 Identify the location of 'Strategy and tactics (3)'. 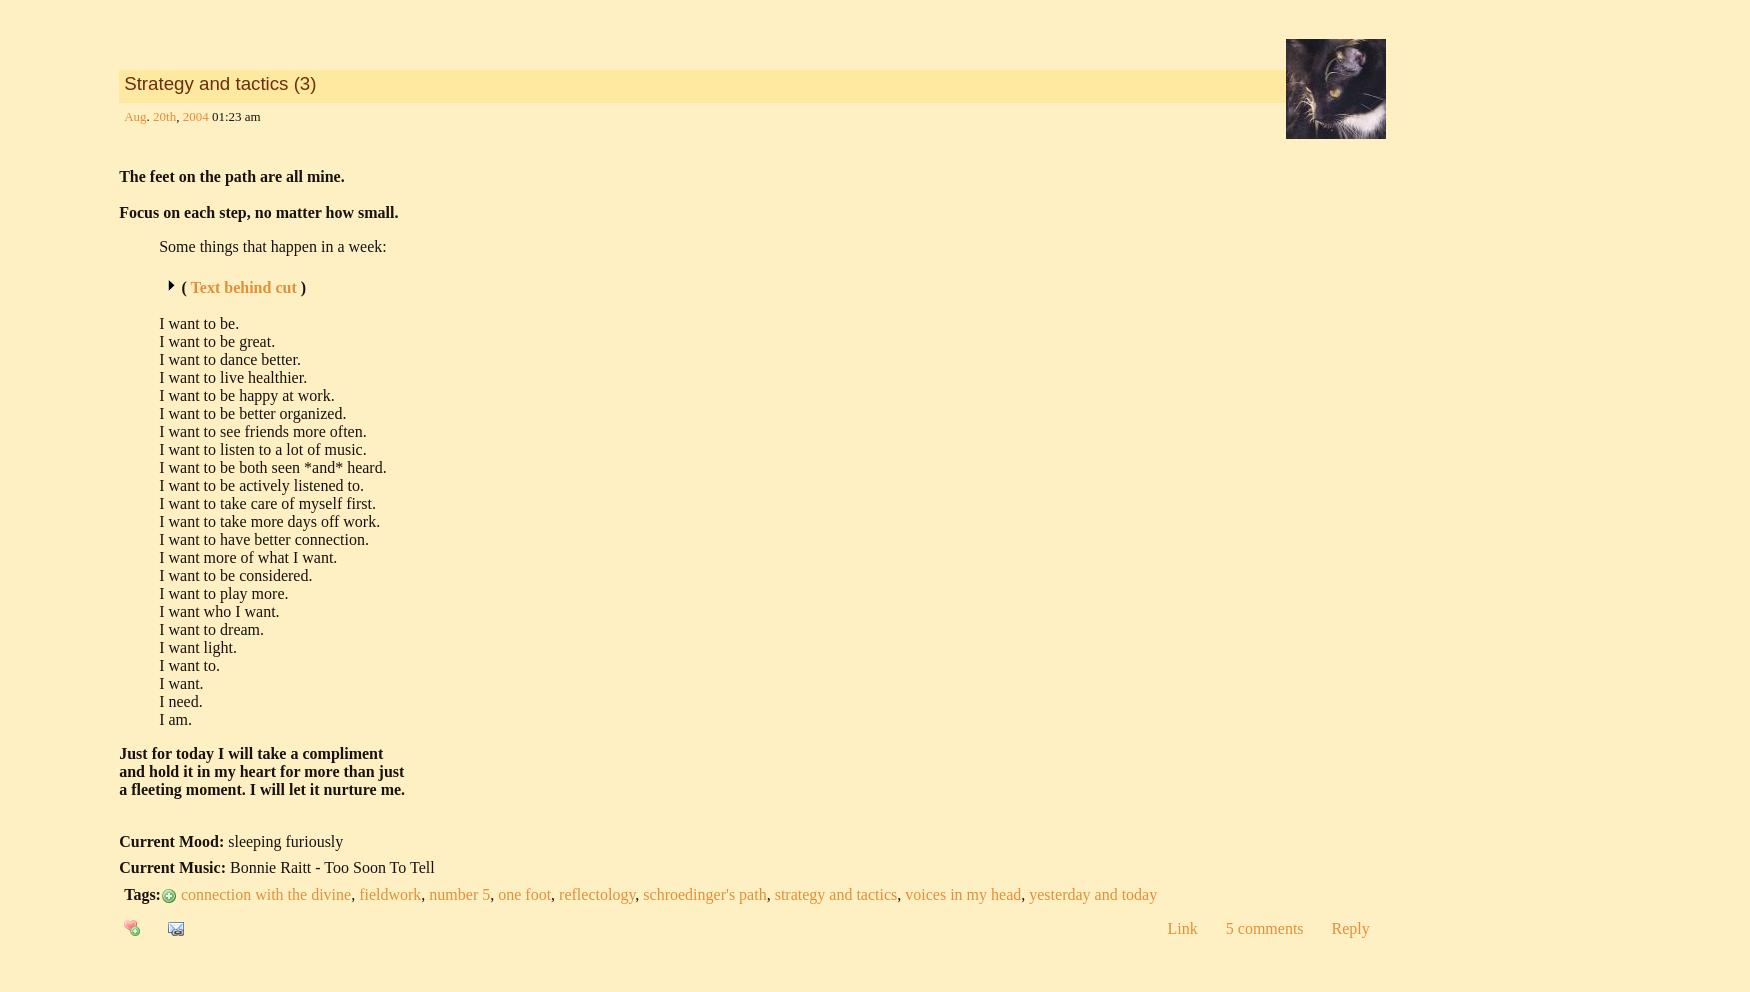
(219, 82).